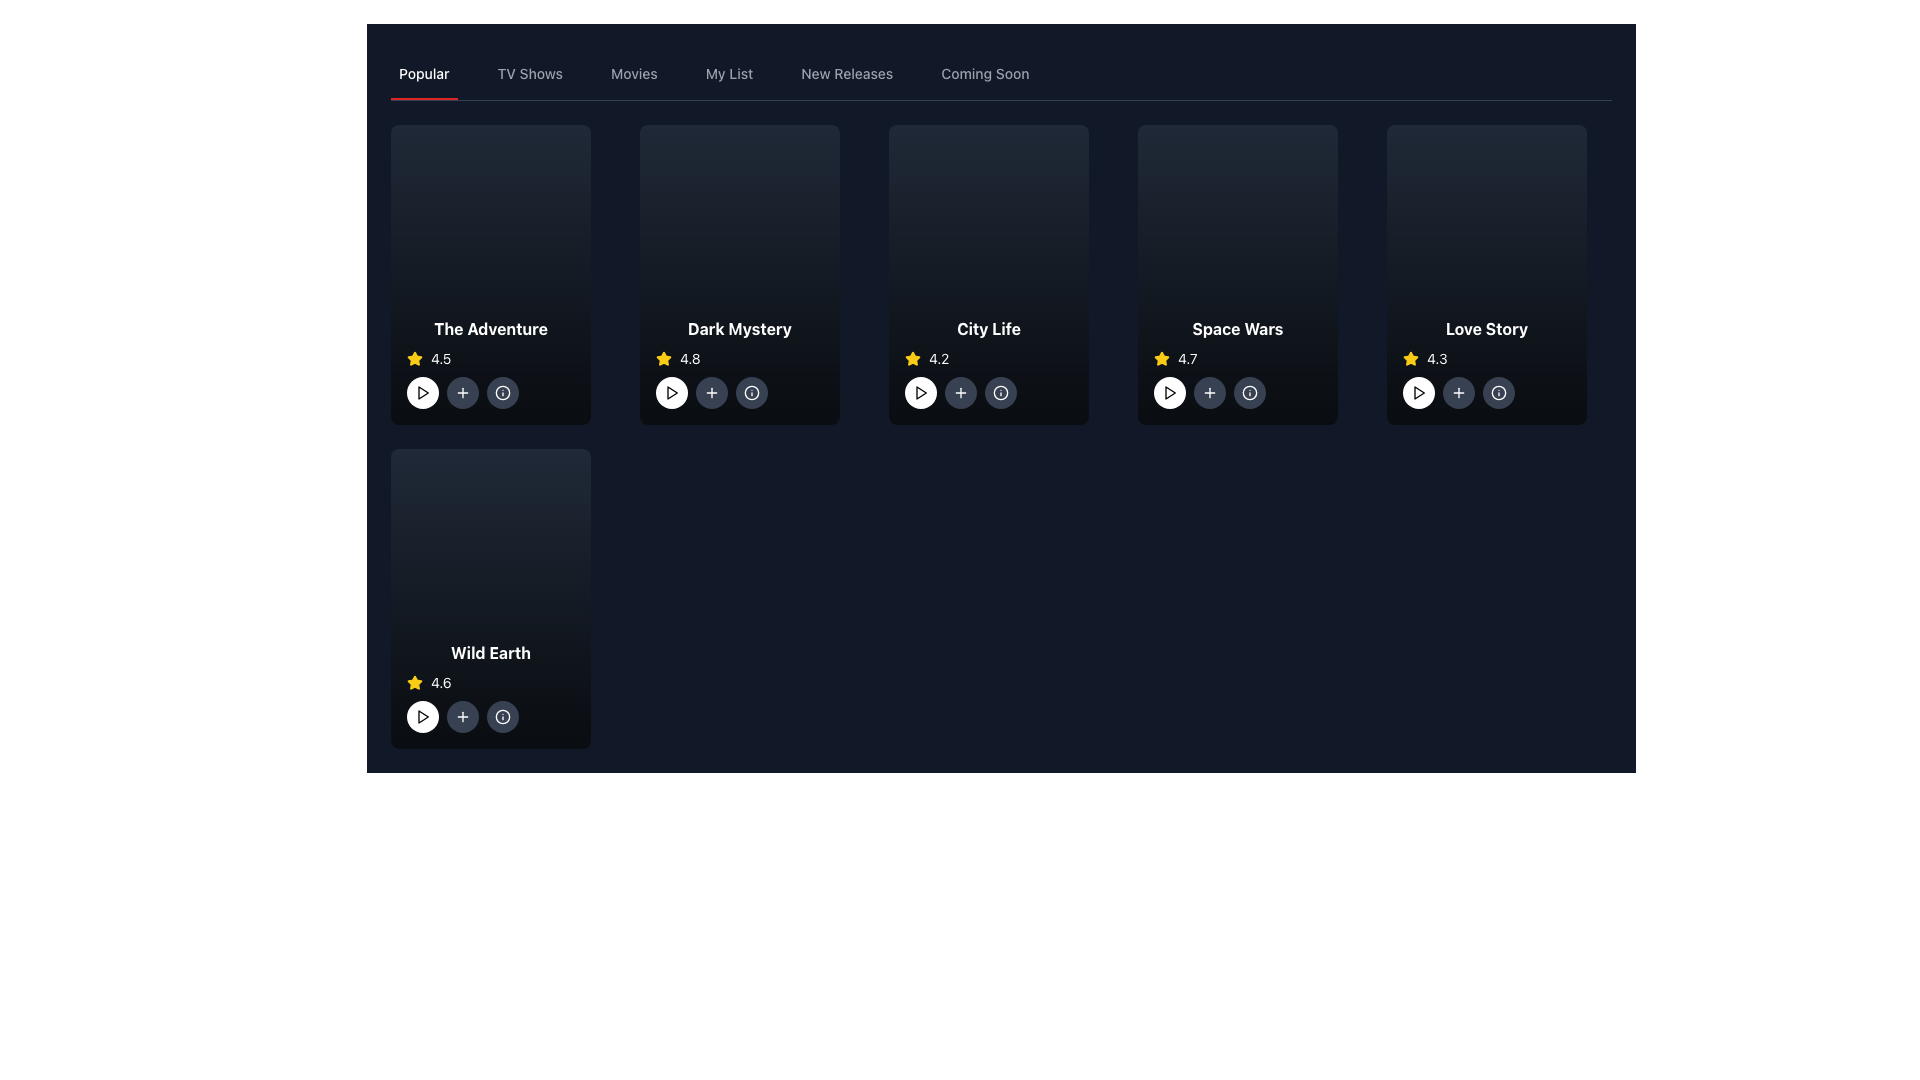 The width and height of the screenshot is (1920, 1080). I want to click on the third circular button in the horizontal group located below the 'Space Wars' card, so click(1248, 393).